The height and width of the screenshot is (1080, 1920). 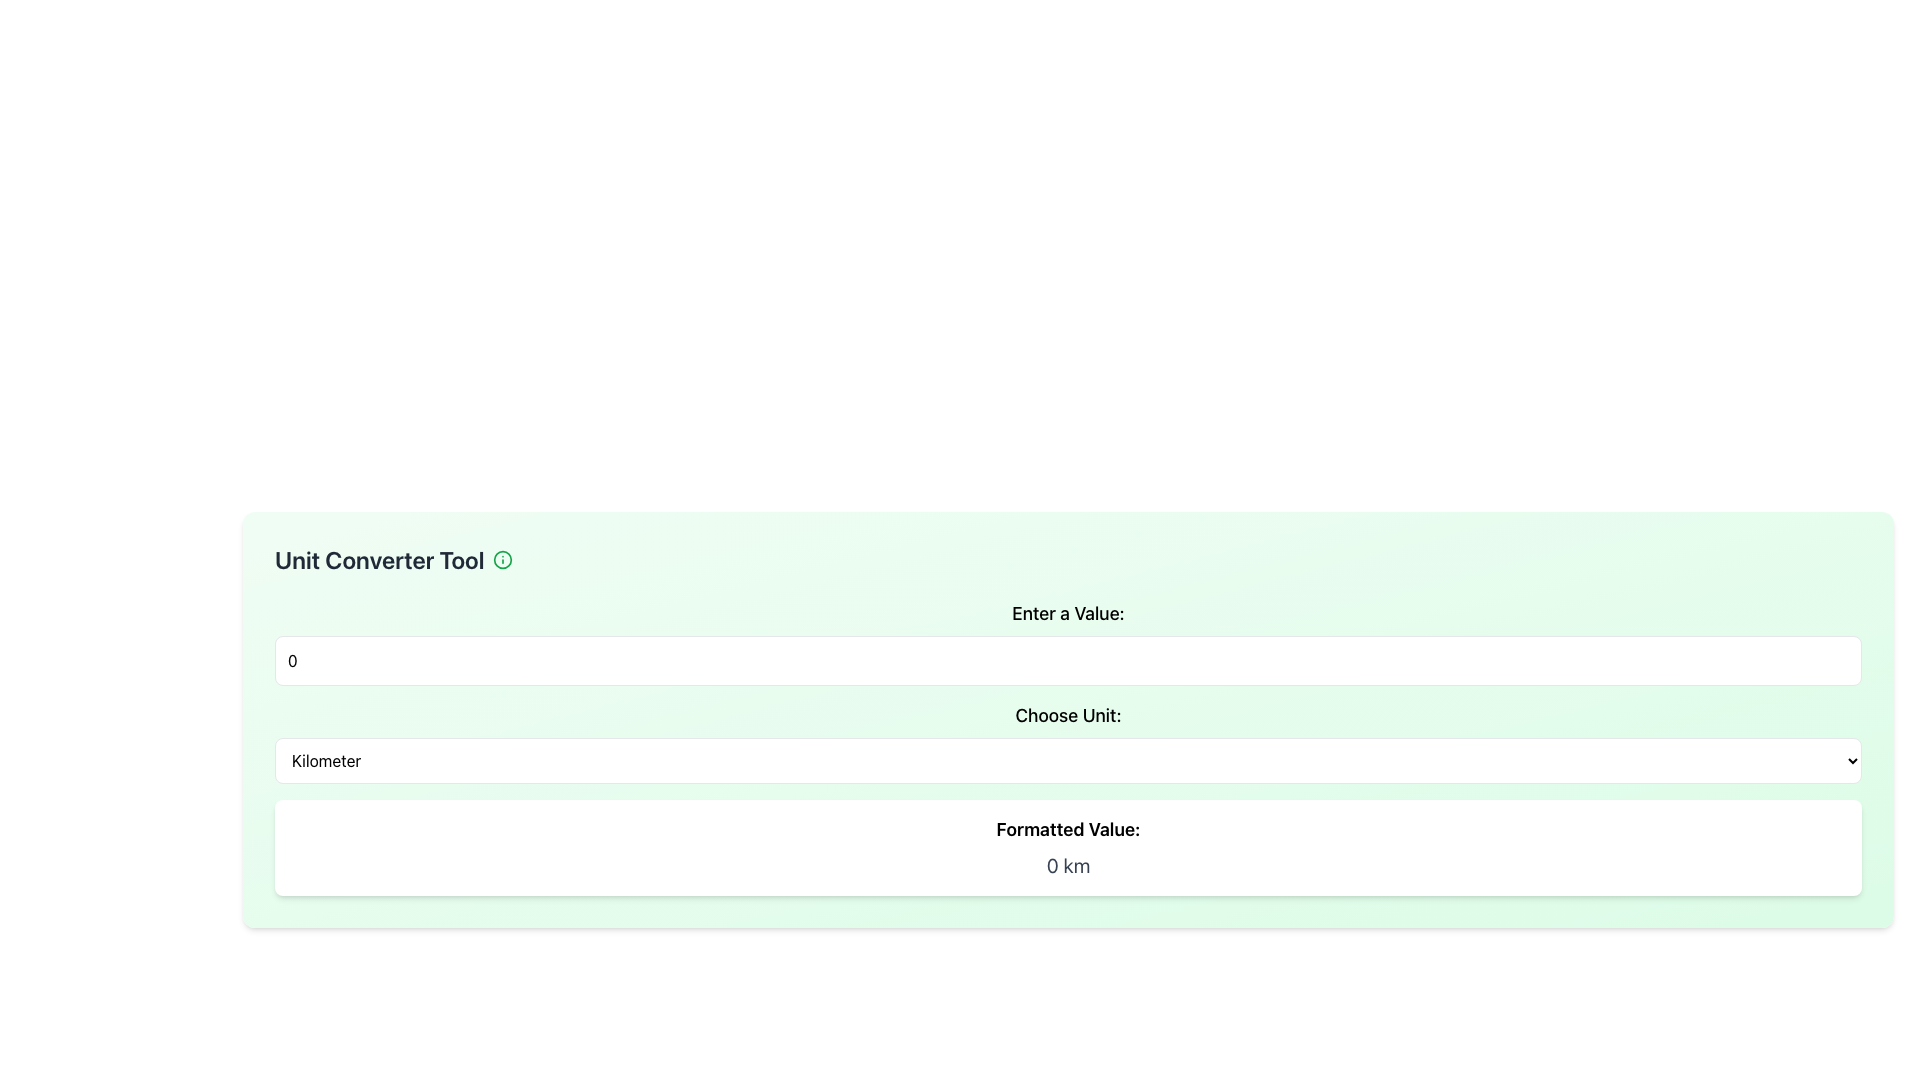 I want to click on the dropdown menu labeled 'Choose Unit:', so click(x=1067, y=760).